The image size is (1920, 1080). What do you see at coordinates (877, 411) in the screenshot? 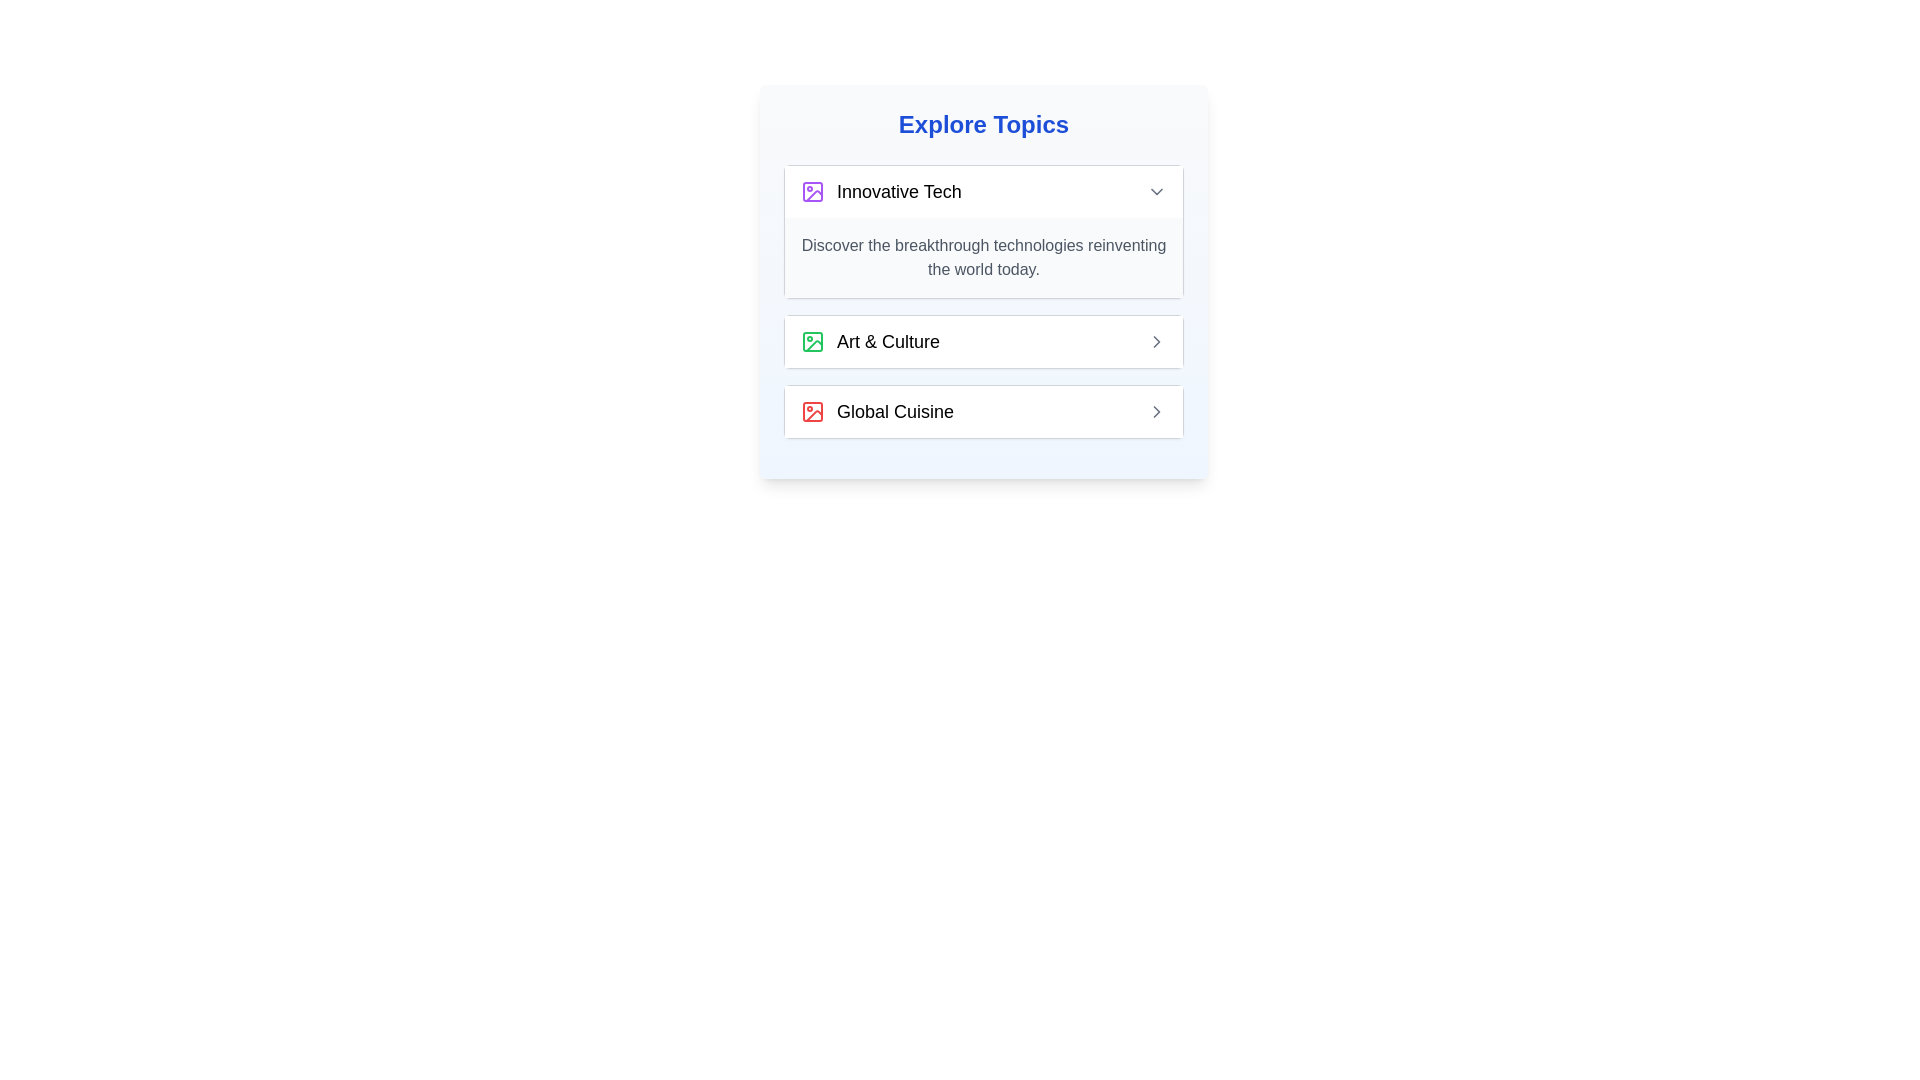
I see `the 'Global Cuisine' link with the red icon` at bounding box center [877, 411].